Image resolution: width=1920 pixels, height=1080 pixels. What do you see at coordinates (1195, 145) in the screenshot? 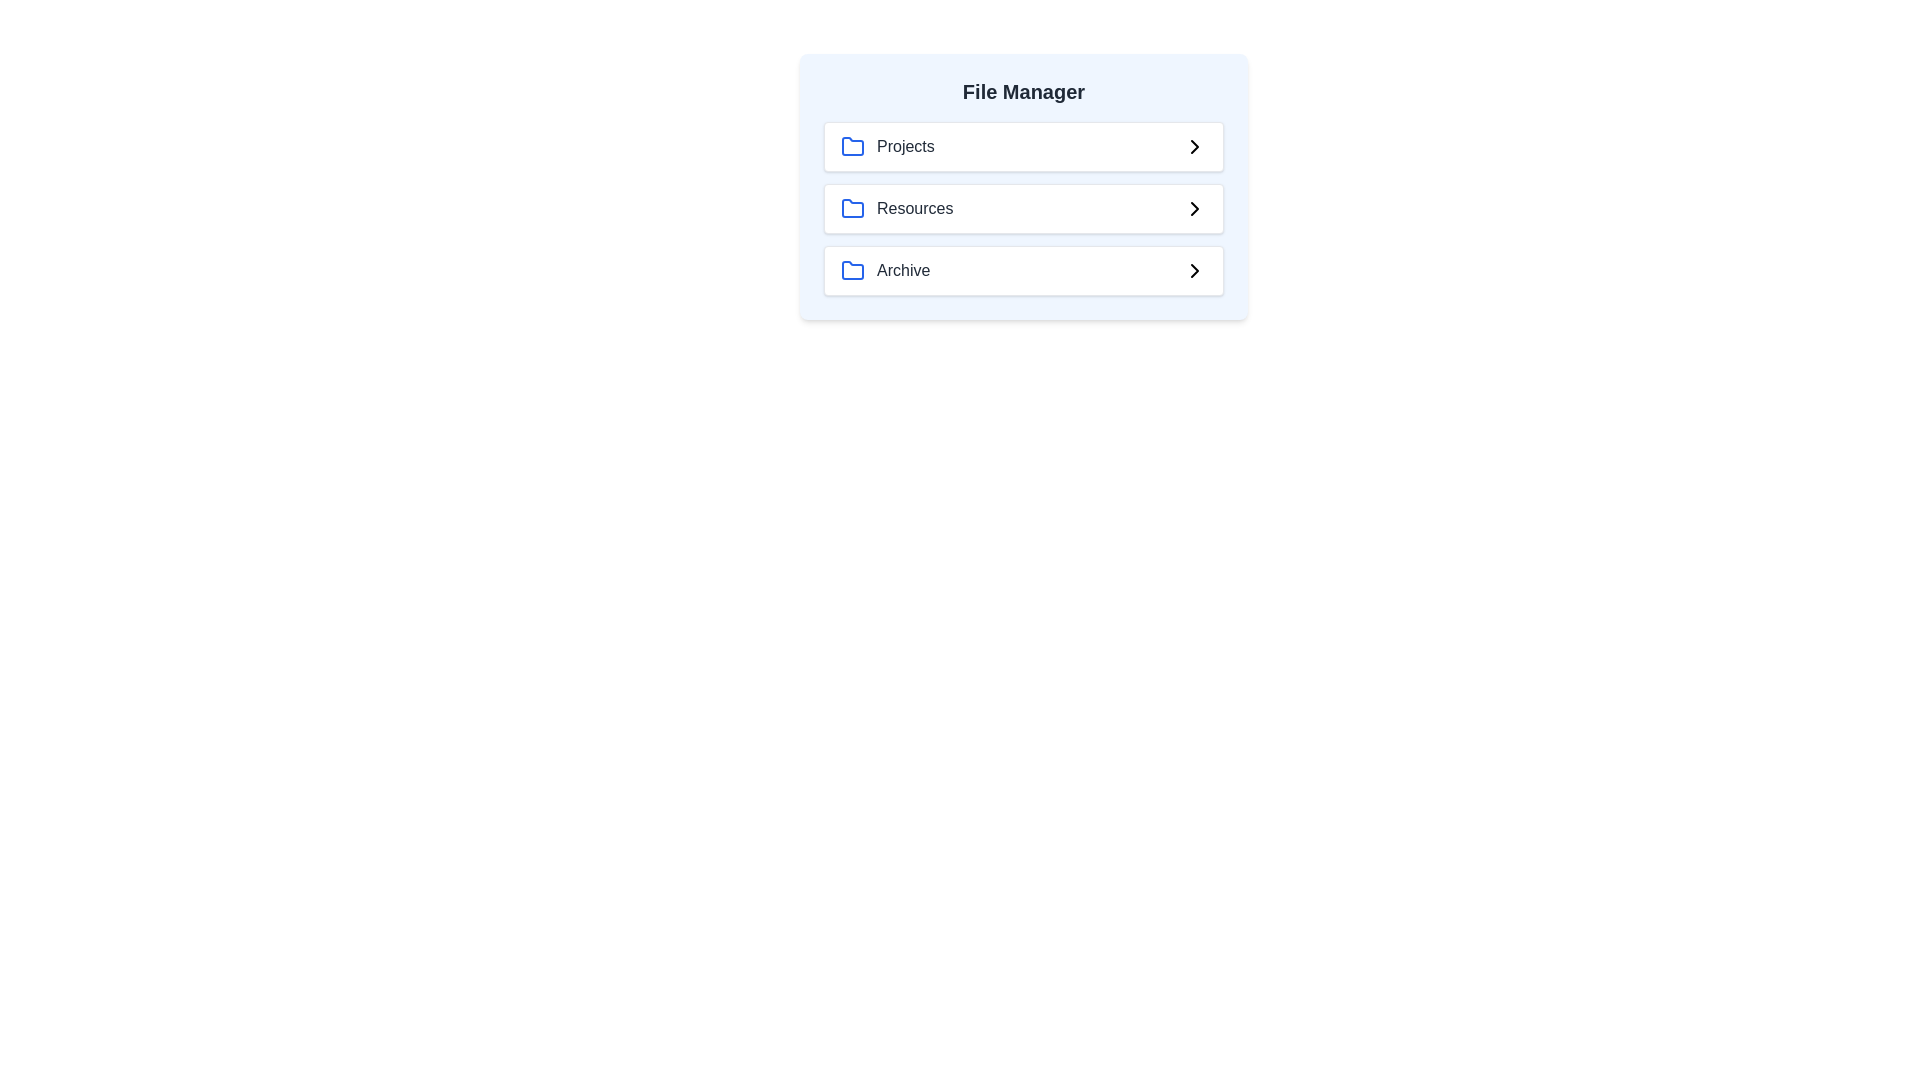
I see `the right-facing chevron arrow icon located to the right of the word 'Projects'` at bounding box center [1195, 145].